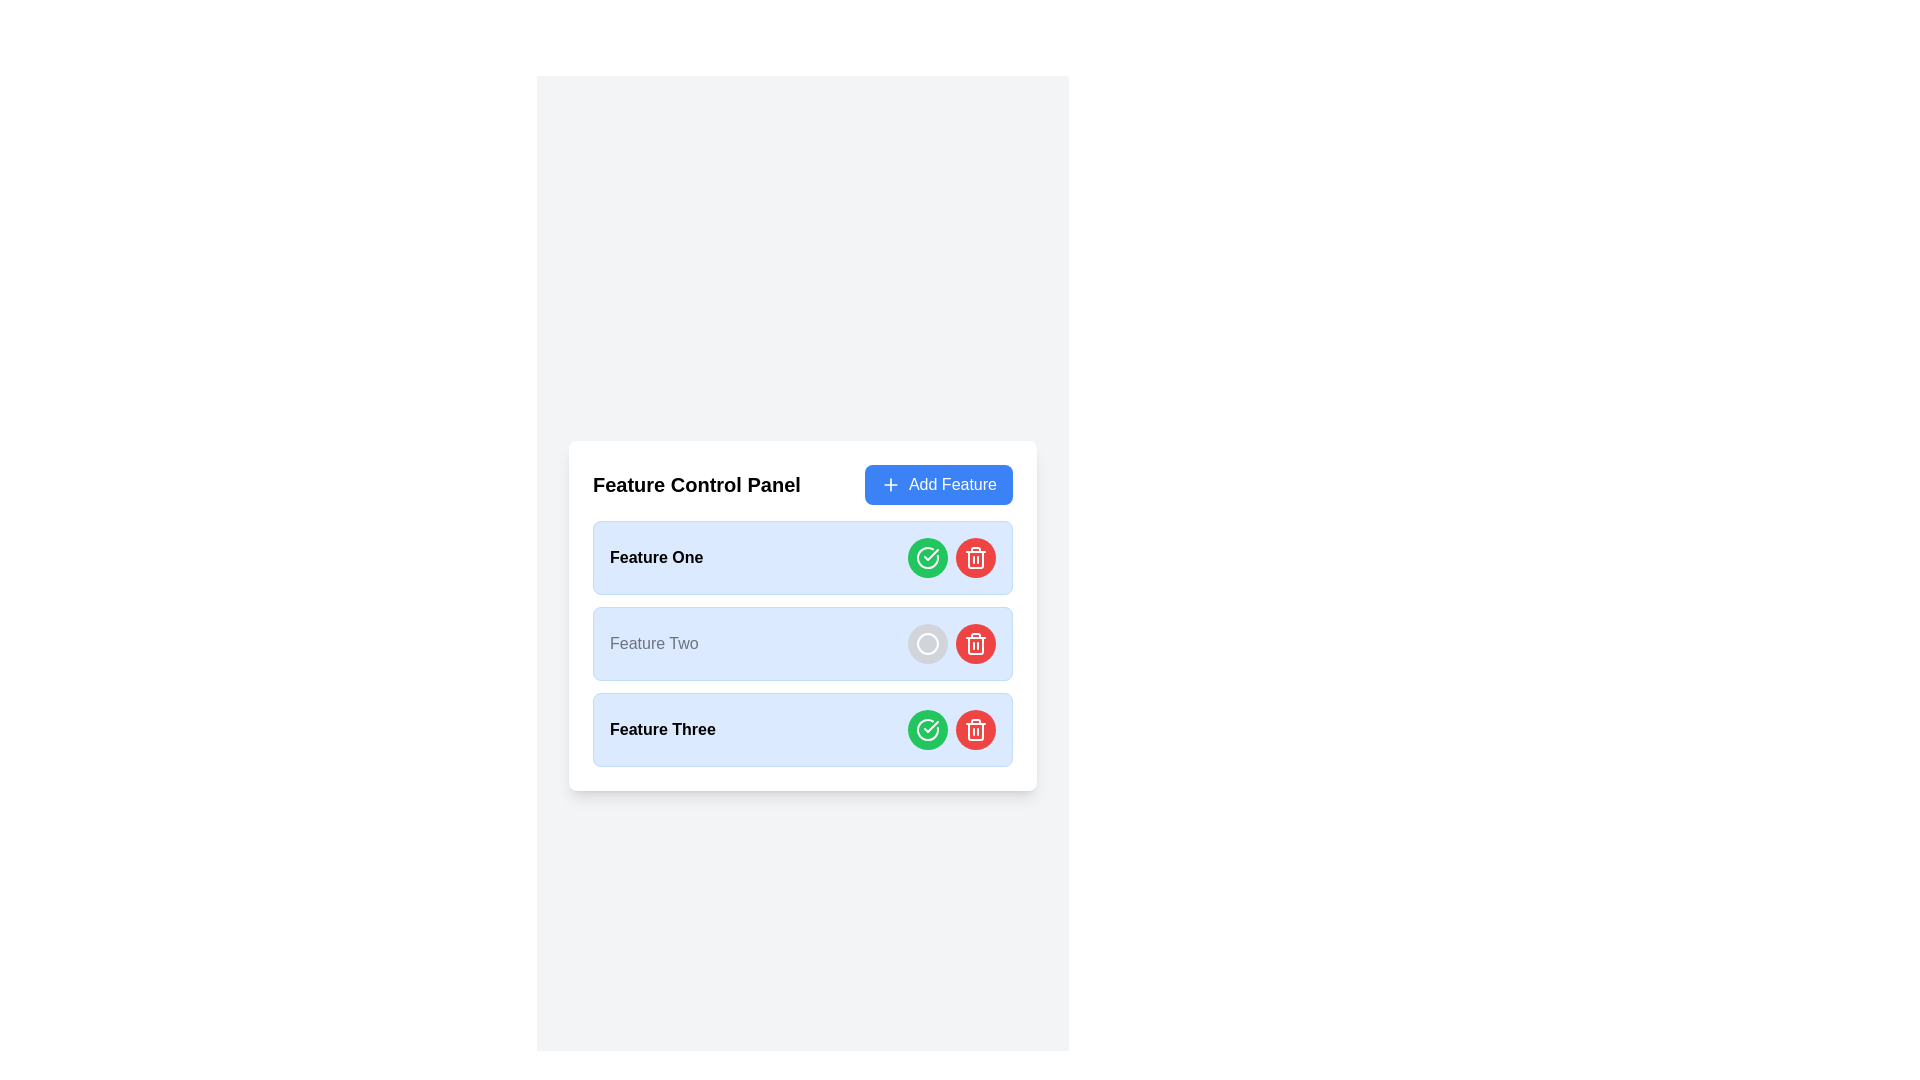  What do you see at coordinates (975, 729) in the screenshot?
I see `the trash can icon button enclosed within a circular red button on the right side of the 'Feature Three' row in the 'Feature Control Panel'` at bounding box center [975, 729].